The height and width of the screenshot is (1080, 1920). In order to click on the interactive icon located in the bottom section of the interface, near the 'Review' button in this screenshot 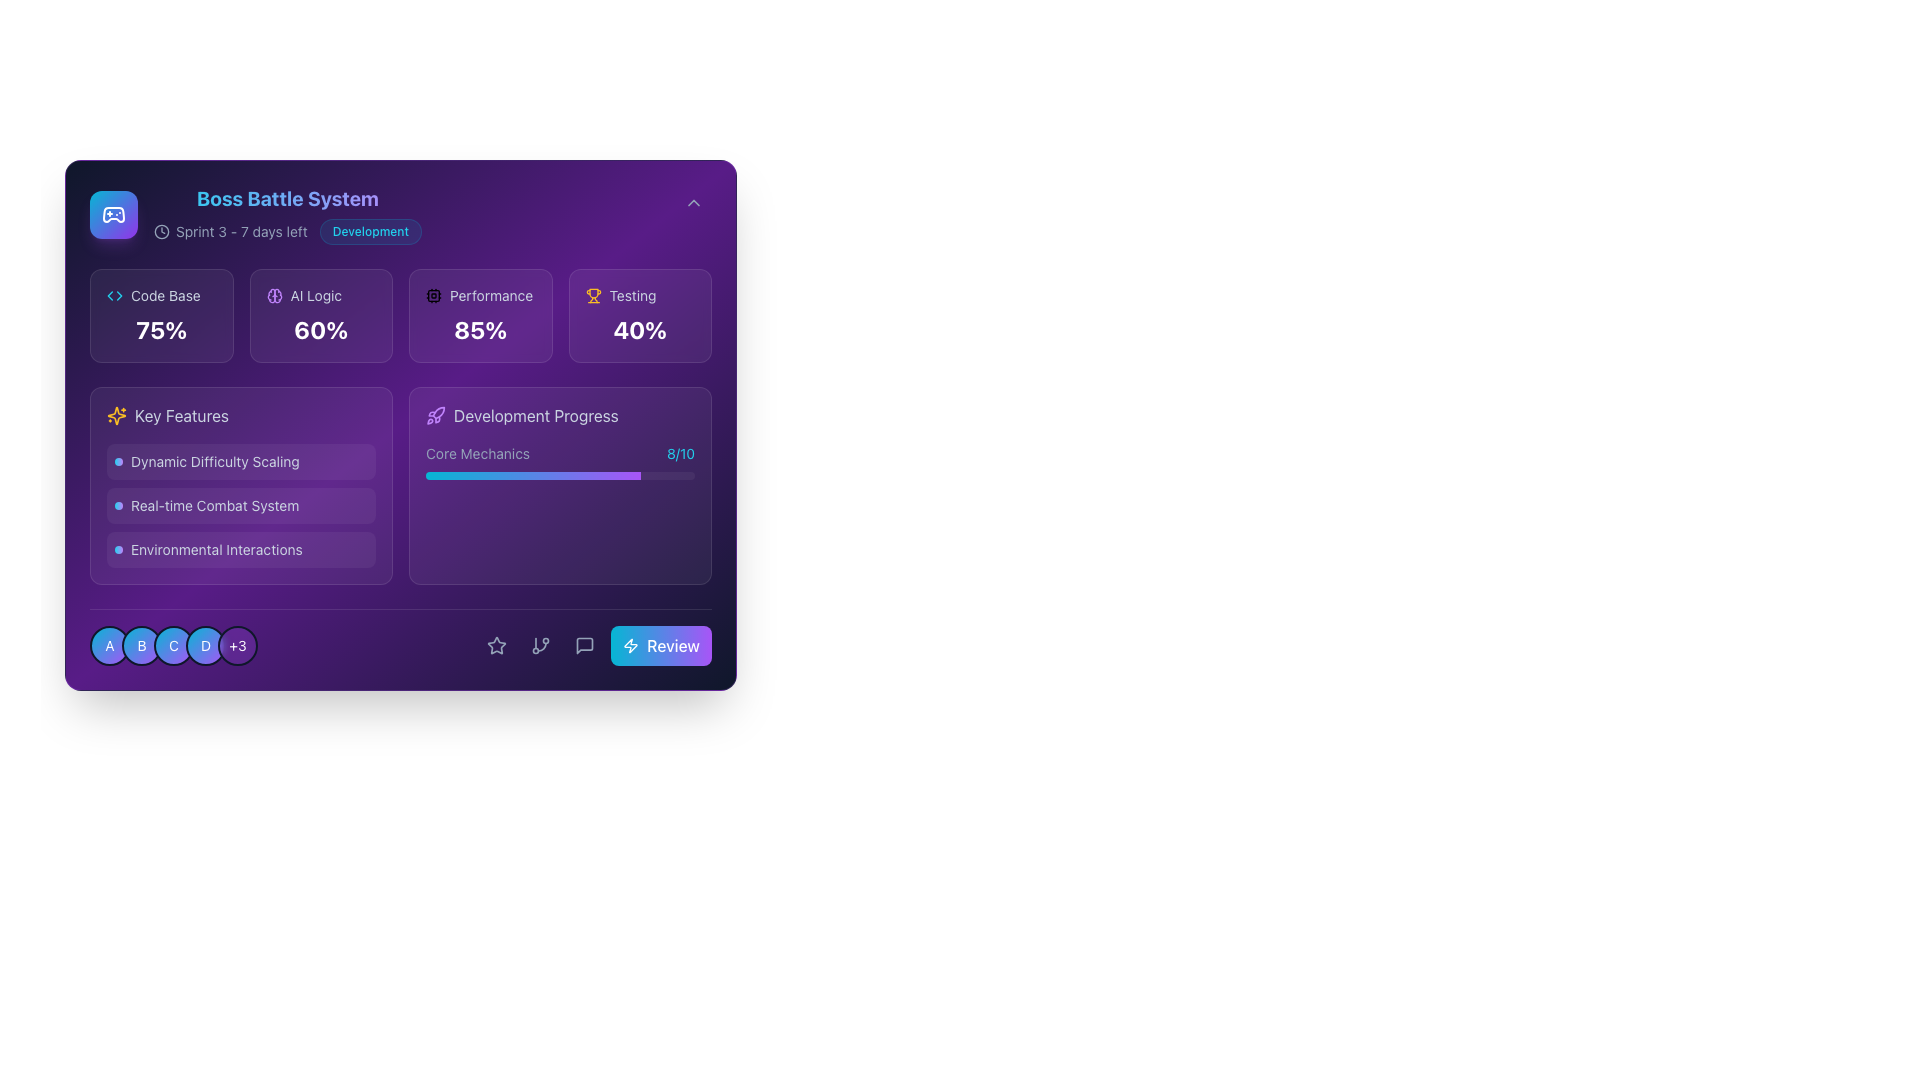, I will do `click(497, 644)`.